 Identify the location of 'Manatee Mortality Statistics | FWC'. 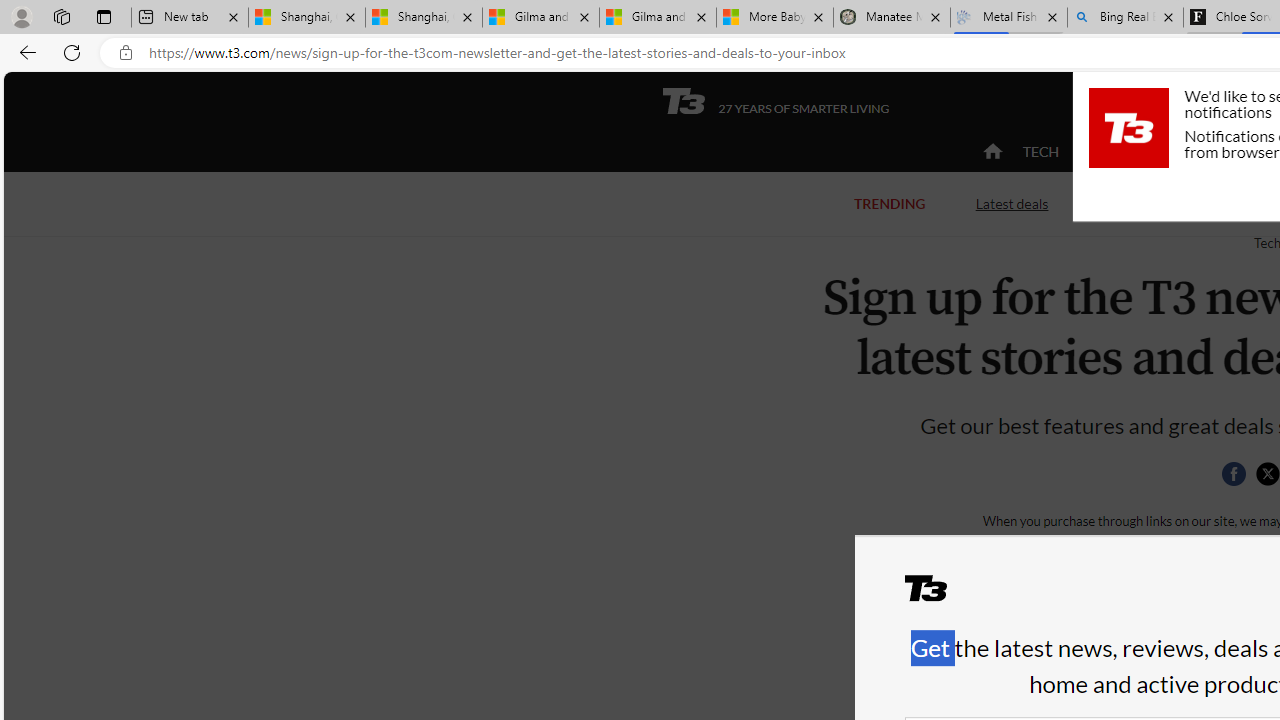
(891, 17).